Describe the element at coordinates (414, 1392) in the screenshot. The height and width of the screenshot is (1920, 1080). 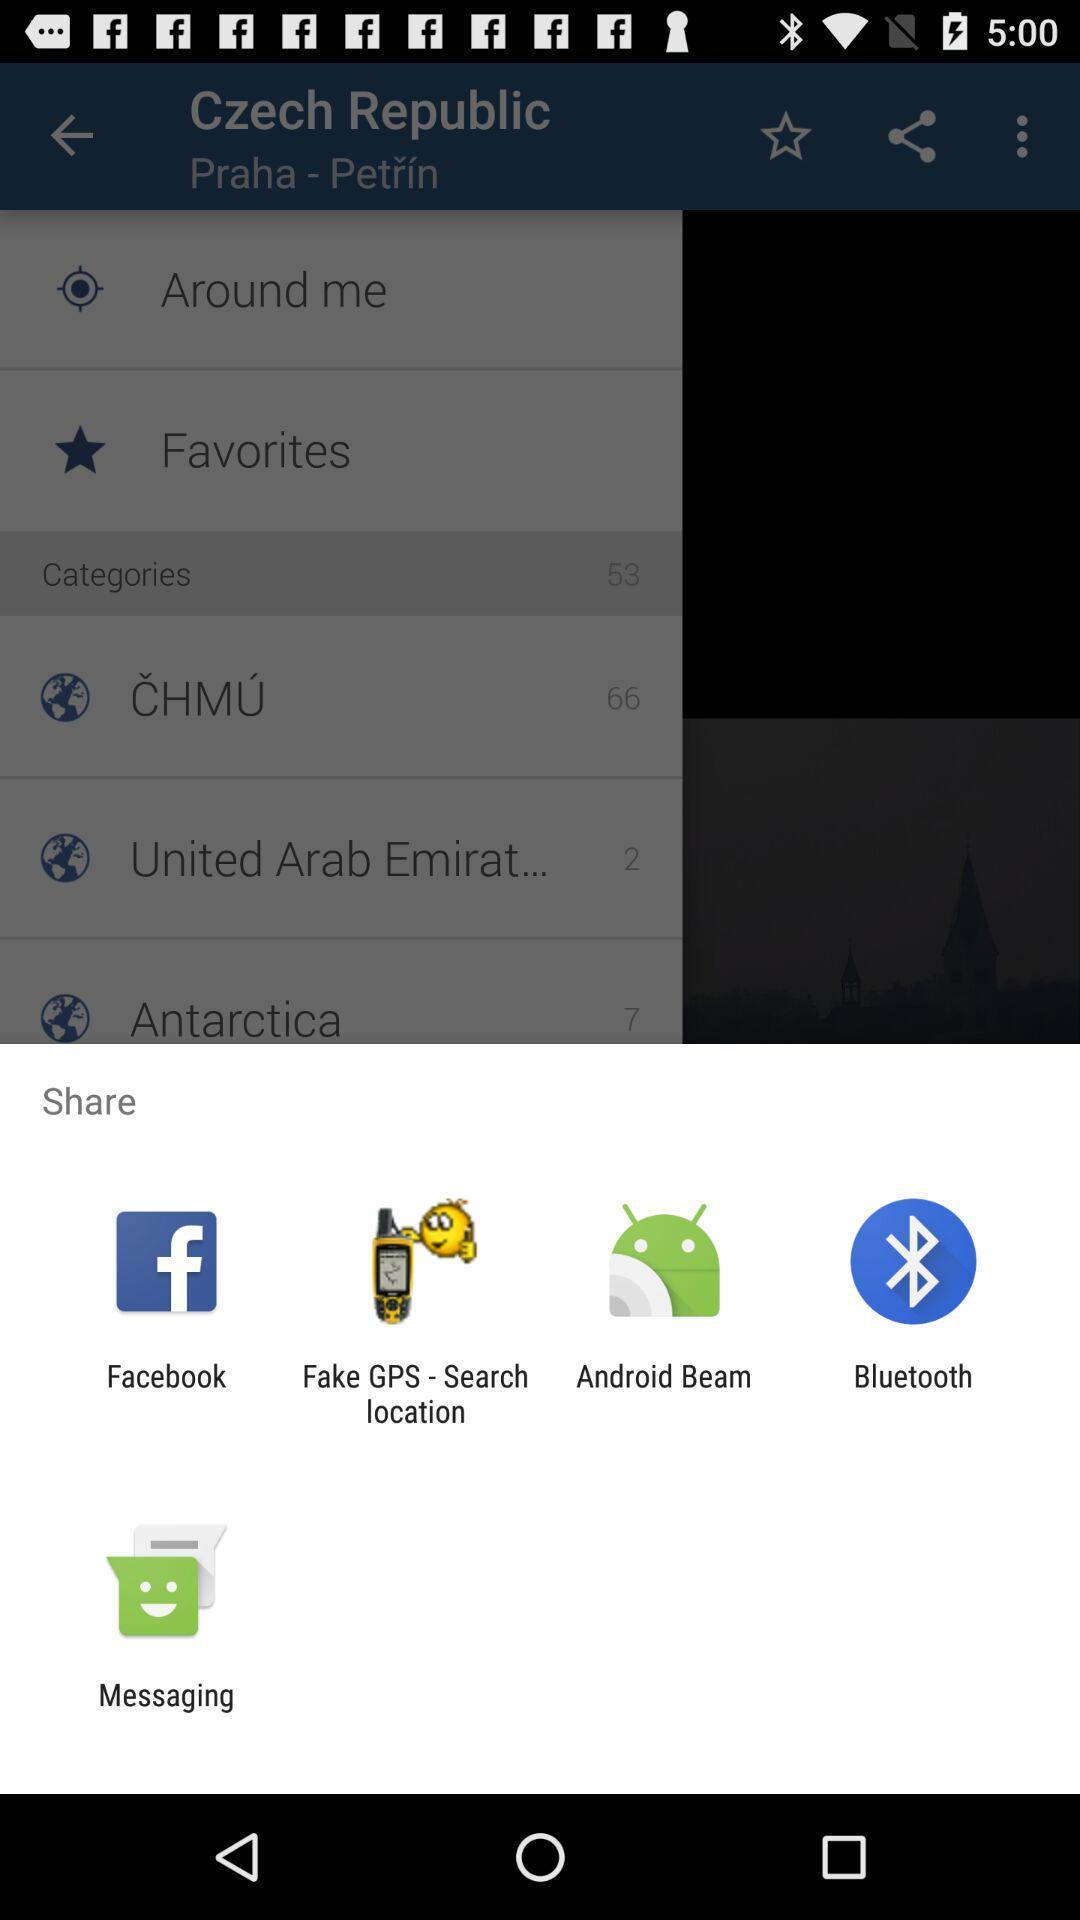
I see `icon next to the facebook icon` at that location.